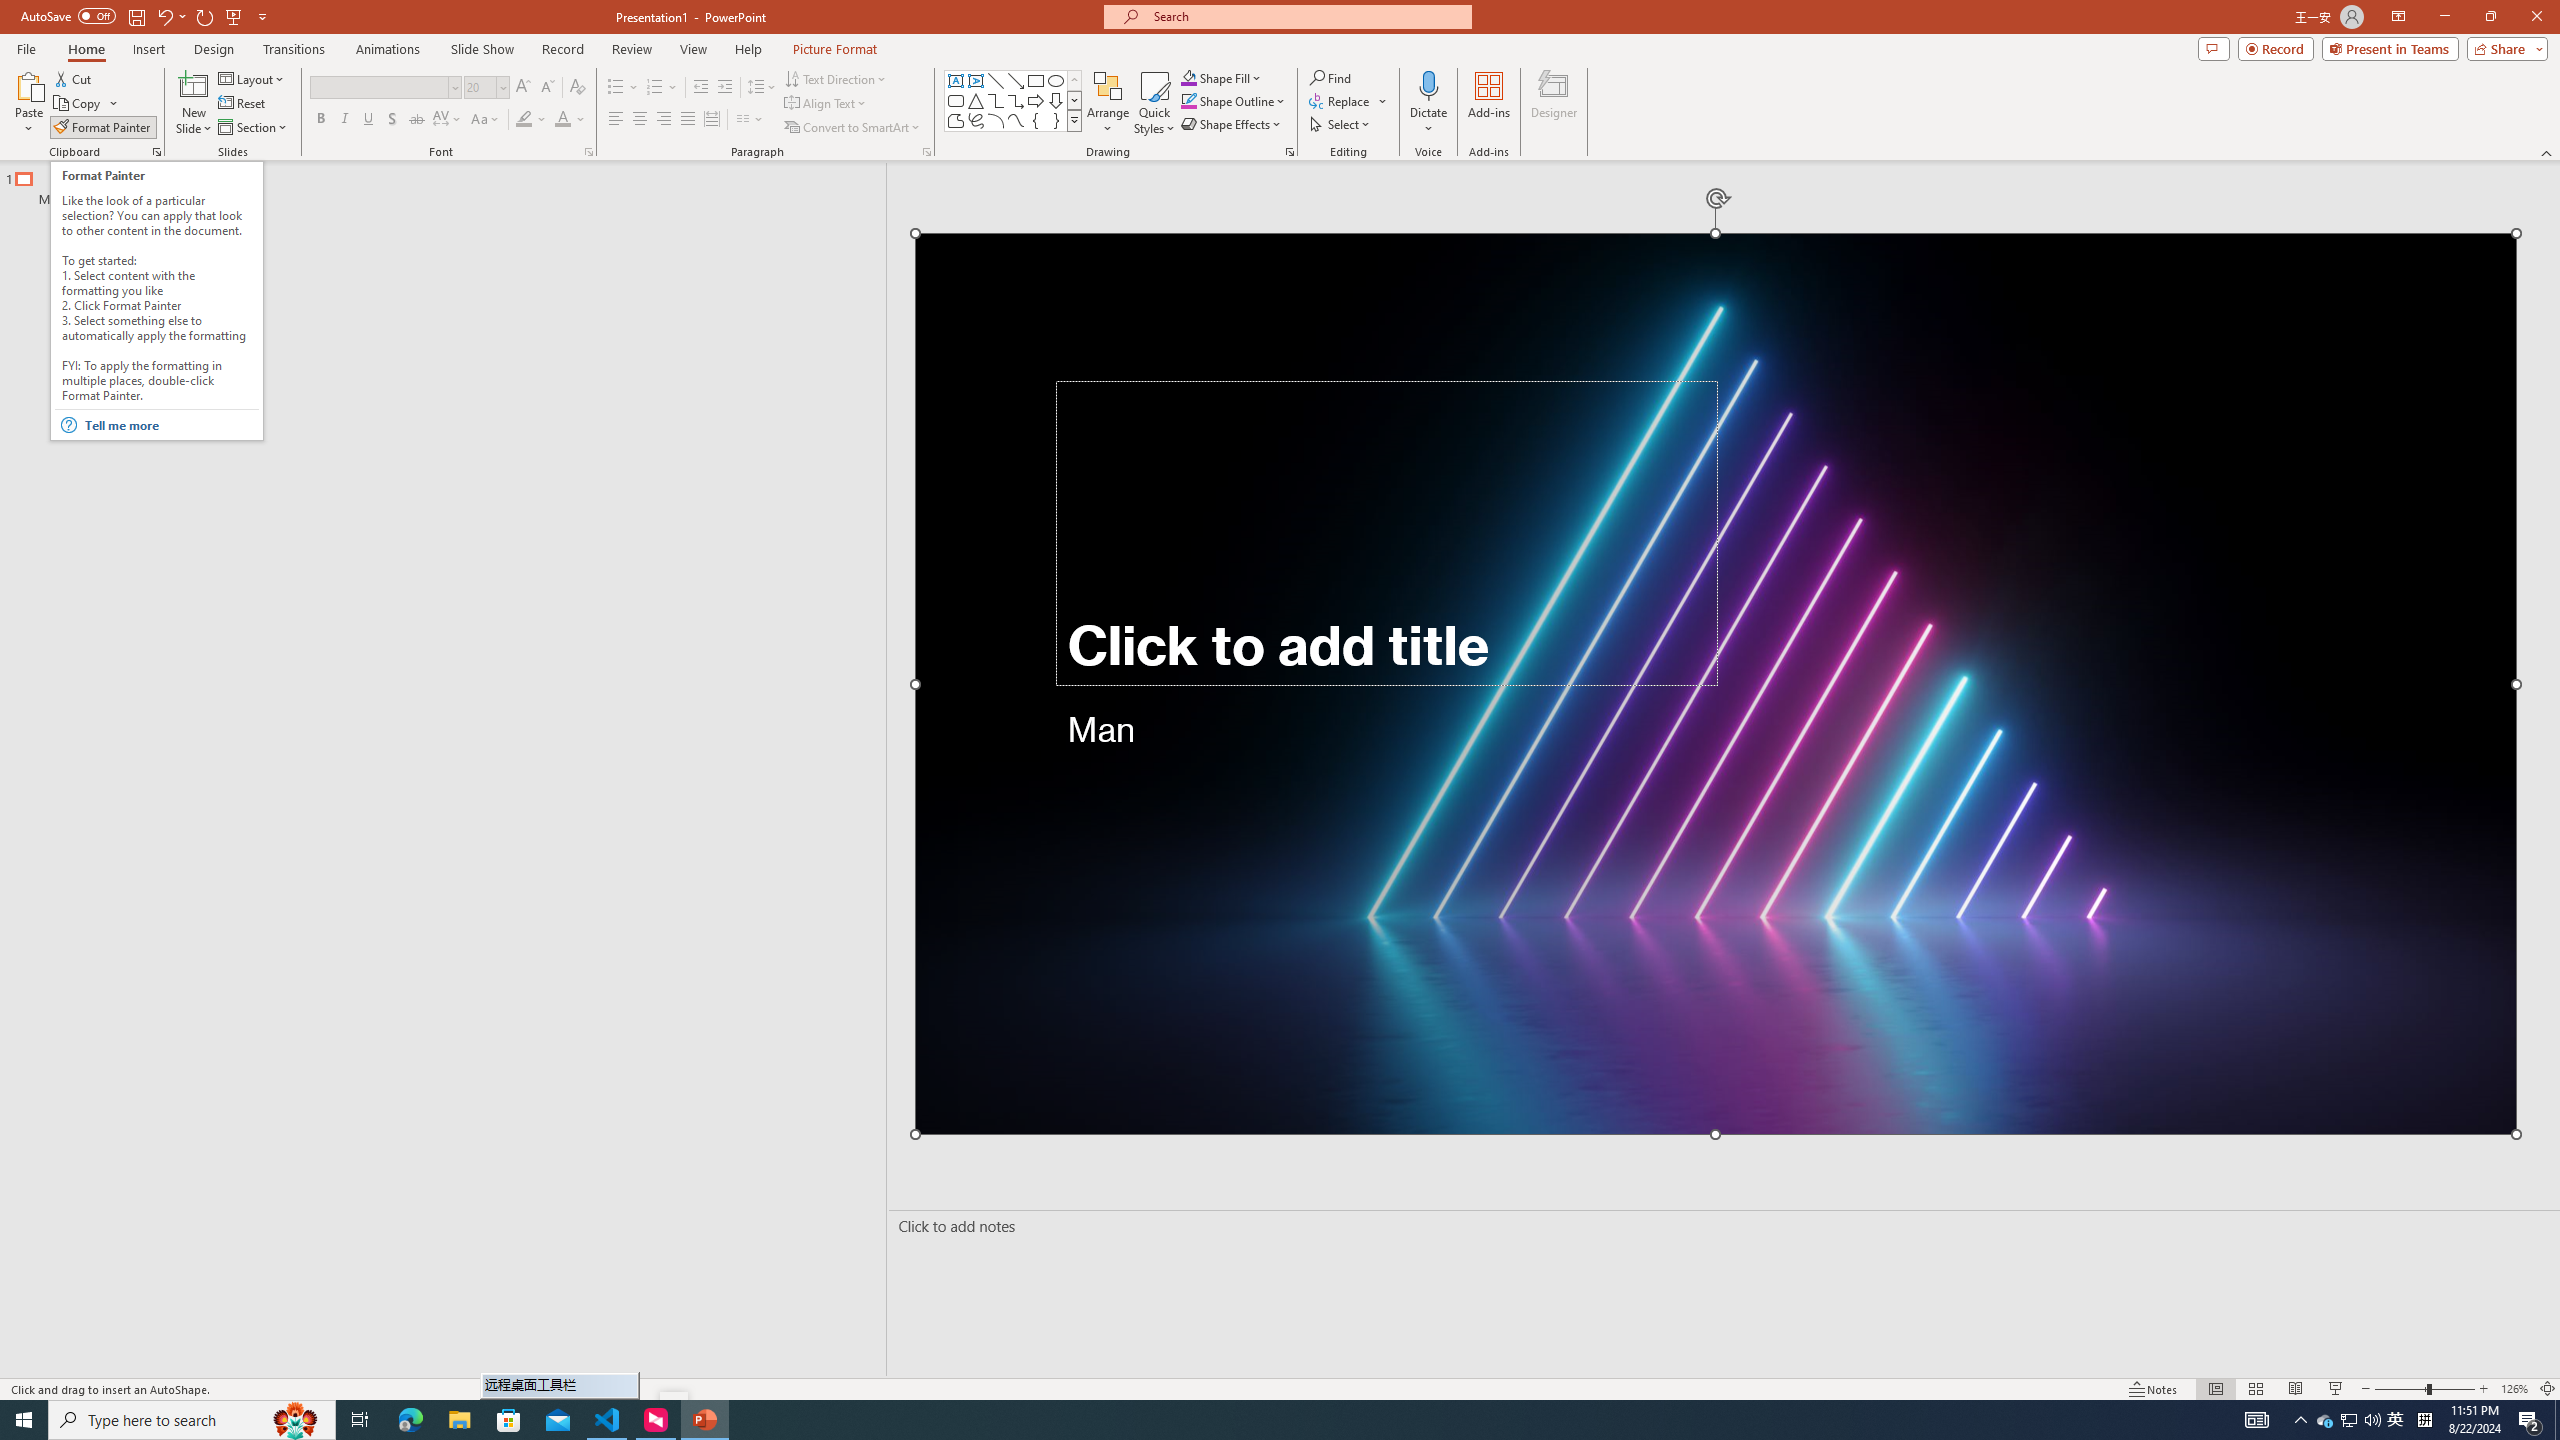 Image resolution: width=2560 pixels, height=1440 pixels. Describe the element at coordinates (974, 99) in the screenshot. I see `'Isosceles Triangle'` at that location.